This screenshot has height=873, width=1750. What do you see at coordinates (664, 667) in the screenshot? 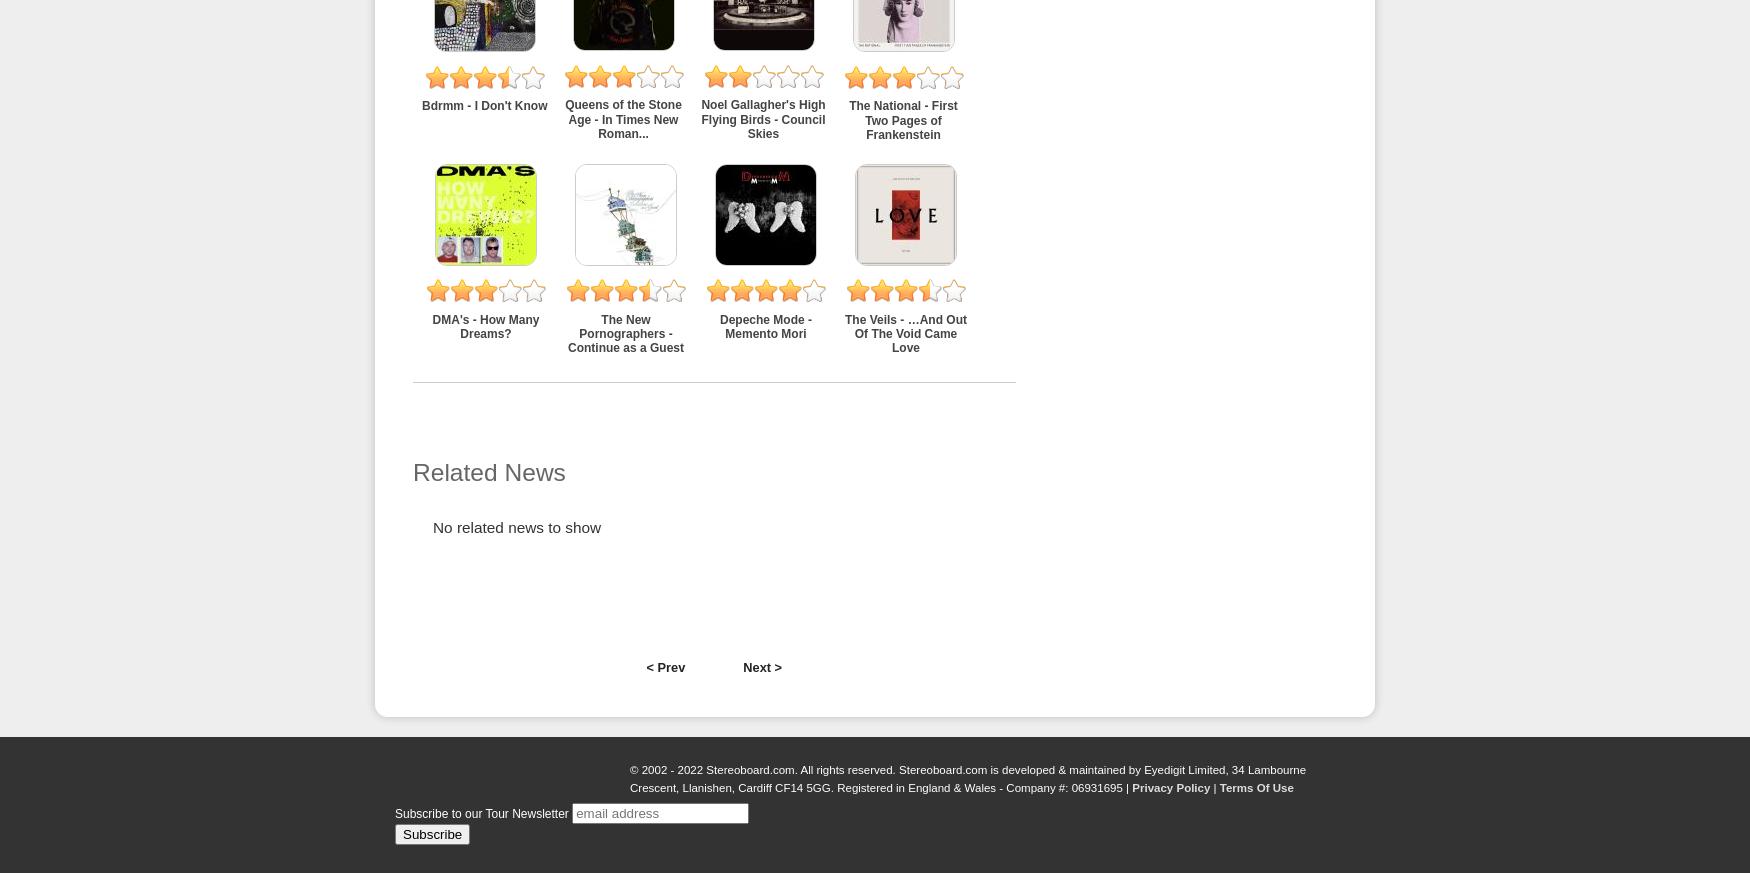
I see `'< Prev'` at bounding box center [664, 667].